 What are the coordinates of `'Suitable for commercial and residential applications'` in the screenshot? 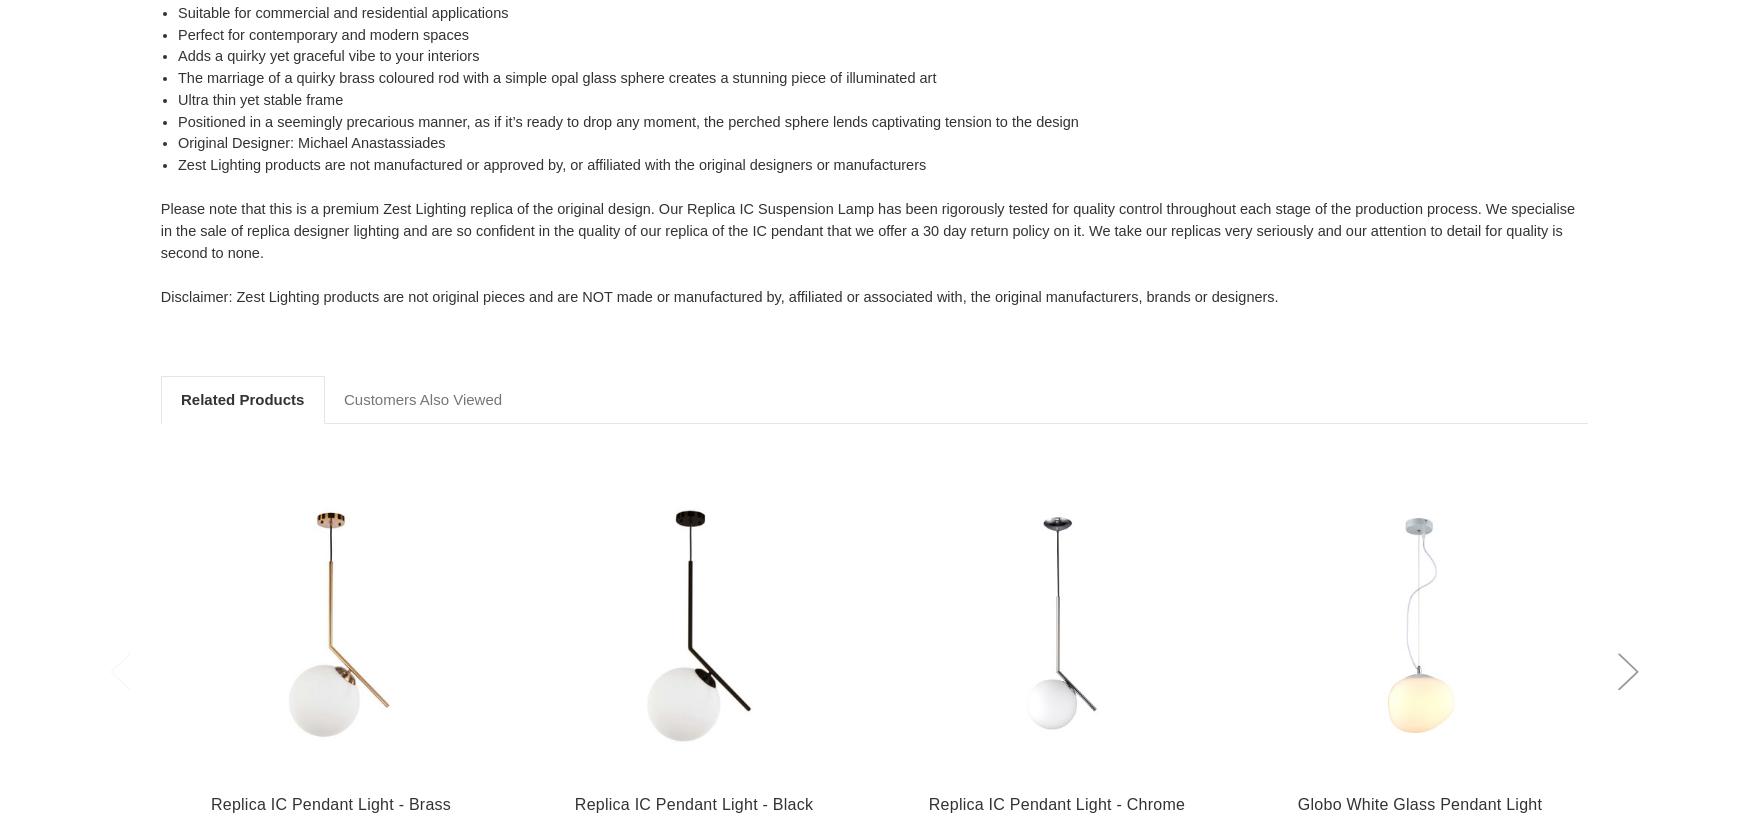 It's located at (177, 11).